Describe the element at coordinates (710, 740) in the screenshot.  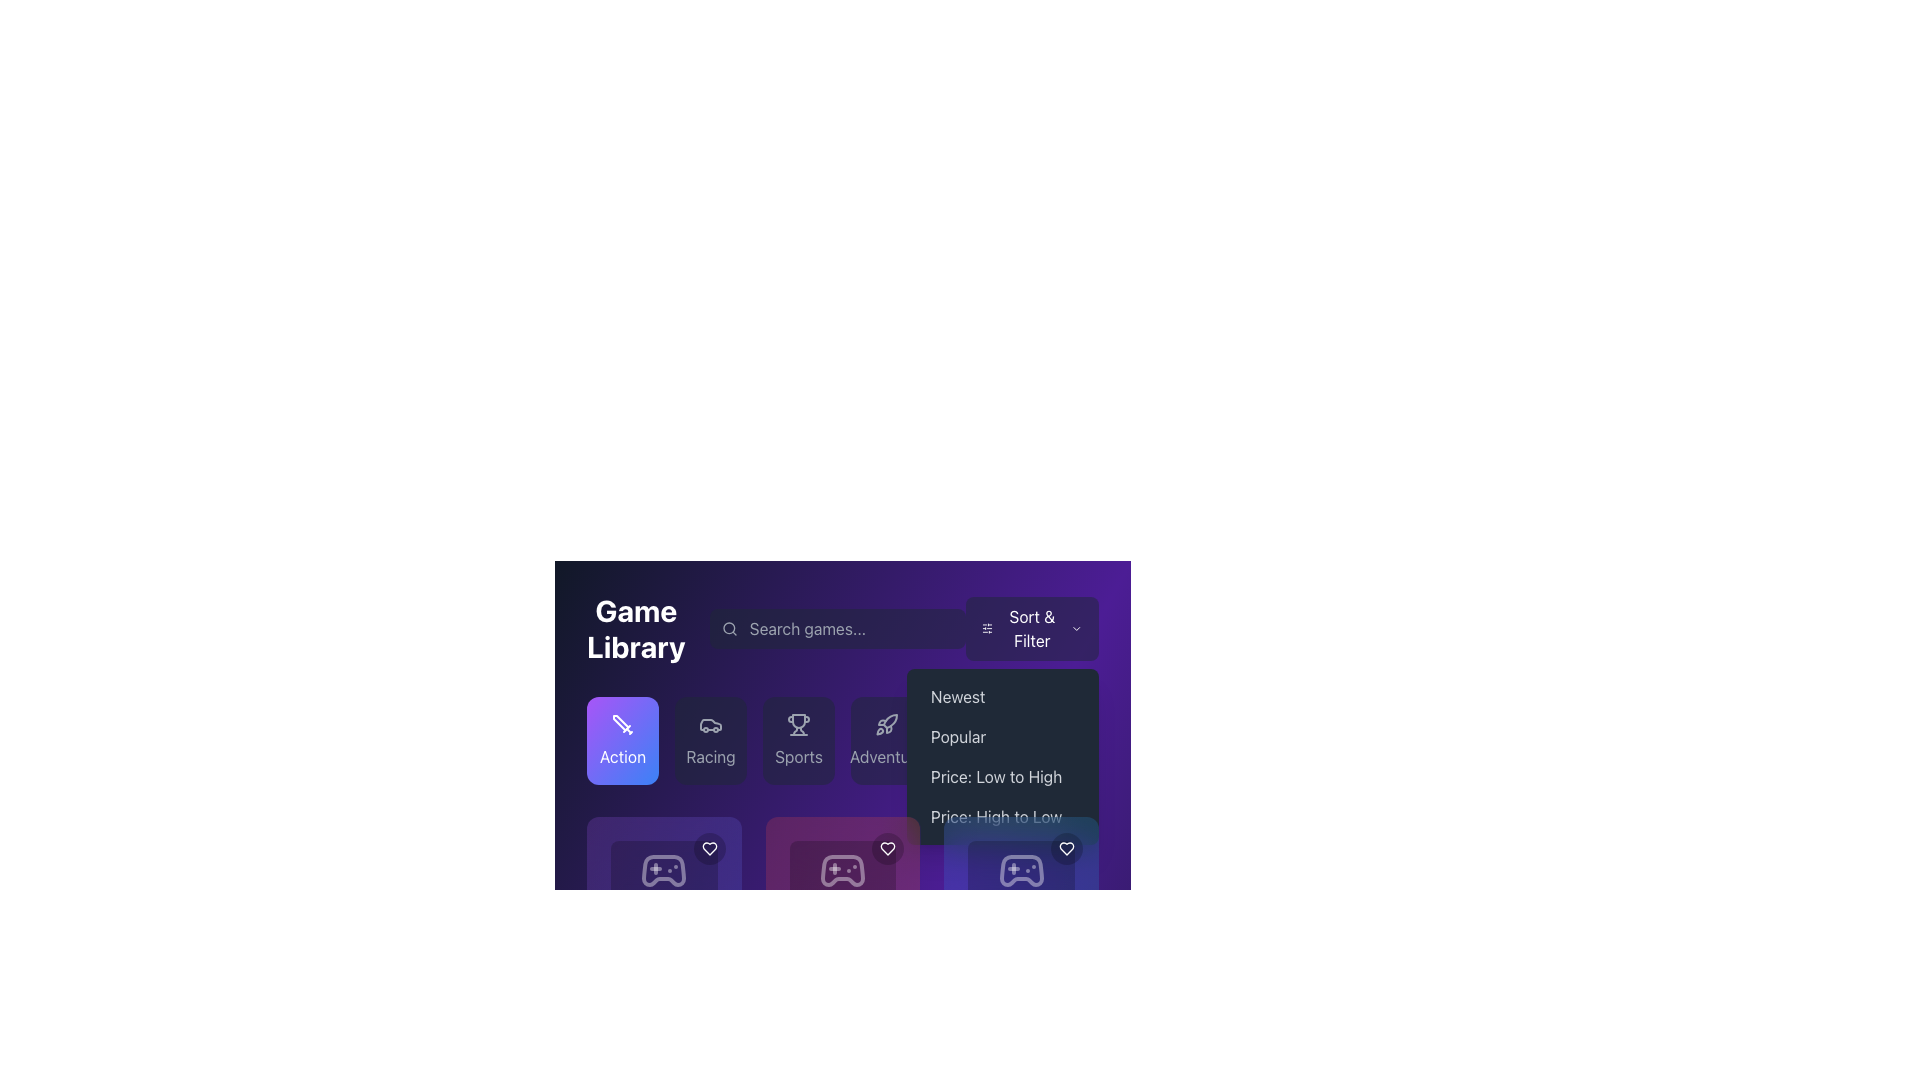
I see `the 'Racing' button, which is a rectangular button with a dark background and a car icon` at that location.